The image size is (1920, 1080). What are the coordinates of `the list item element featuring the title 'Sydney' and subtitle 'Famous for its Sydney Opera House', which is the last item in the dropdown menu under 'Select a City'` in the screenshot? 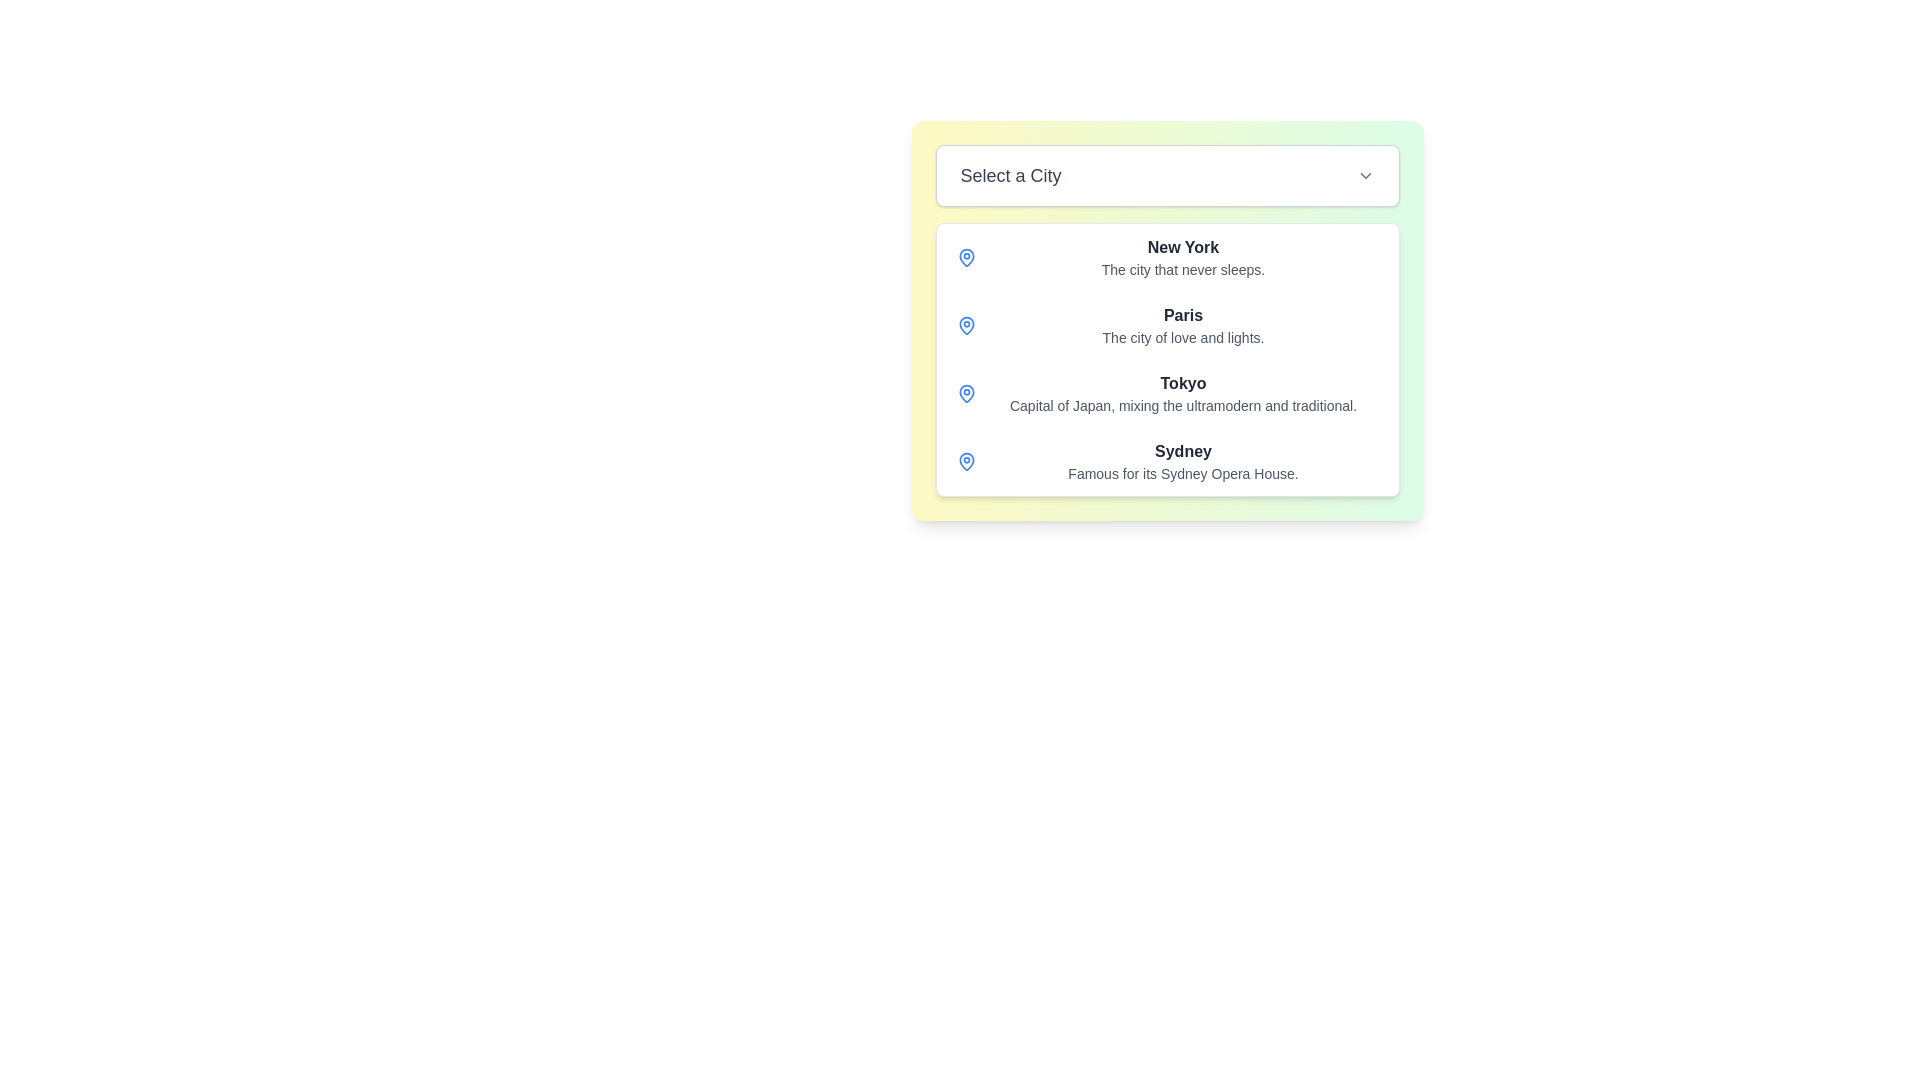 It's located at (1183, 462).